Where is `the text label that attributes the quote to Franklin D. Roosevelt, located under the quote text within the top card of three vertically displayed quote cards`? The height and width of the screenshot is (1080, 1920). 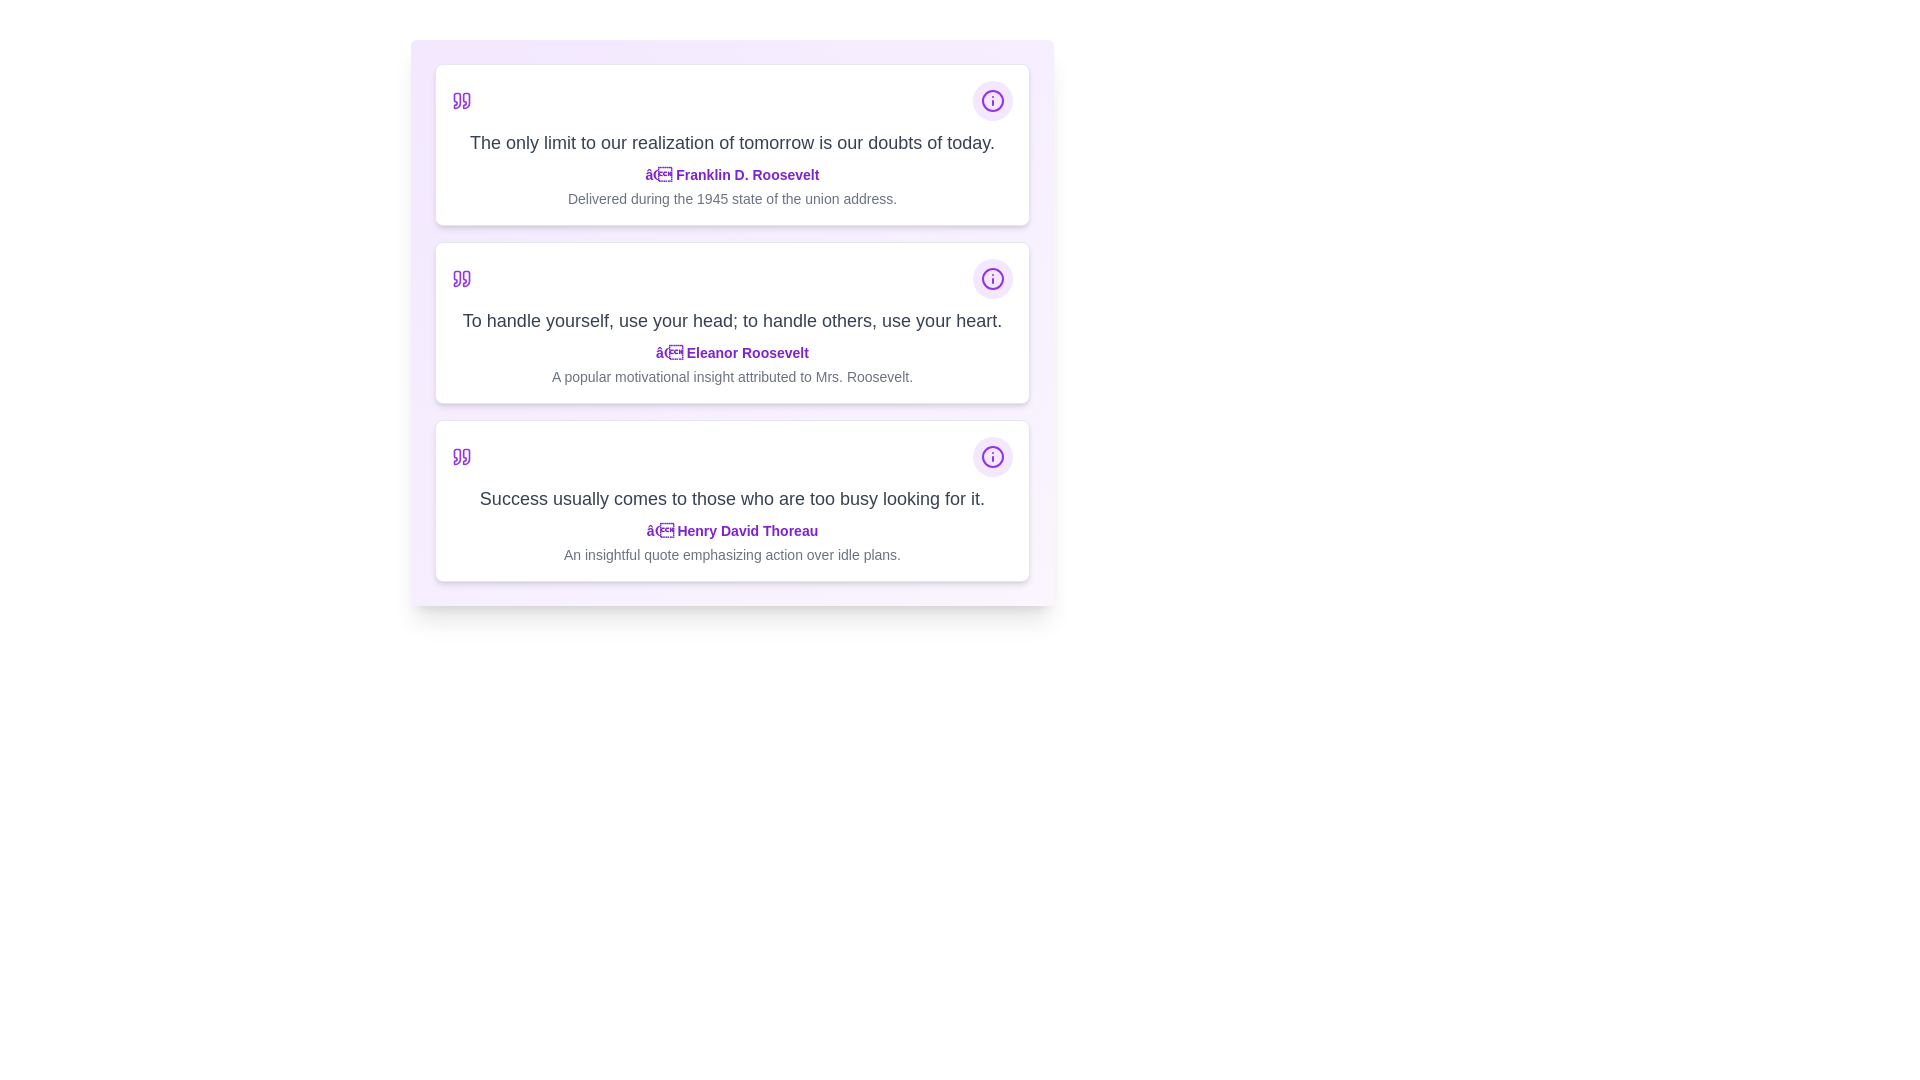
the text label that attributes the quote to Franklin D. Roosevelt, located under the quote text within the top card of three vertically displayed quote cards is located at coordinates (731, 173).